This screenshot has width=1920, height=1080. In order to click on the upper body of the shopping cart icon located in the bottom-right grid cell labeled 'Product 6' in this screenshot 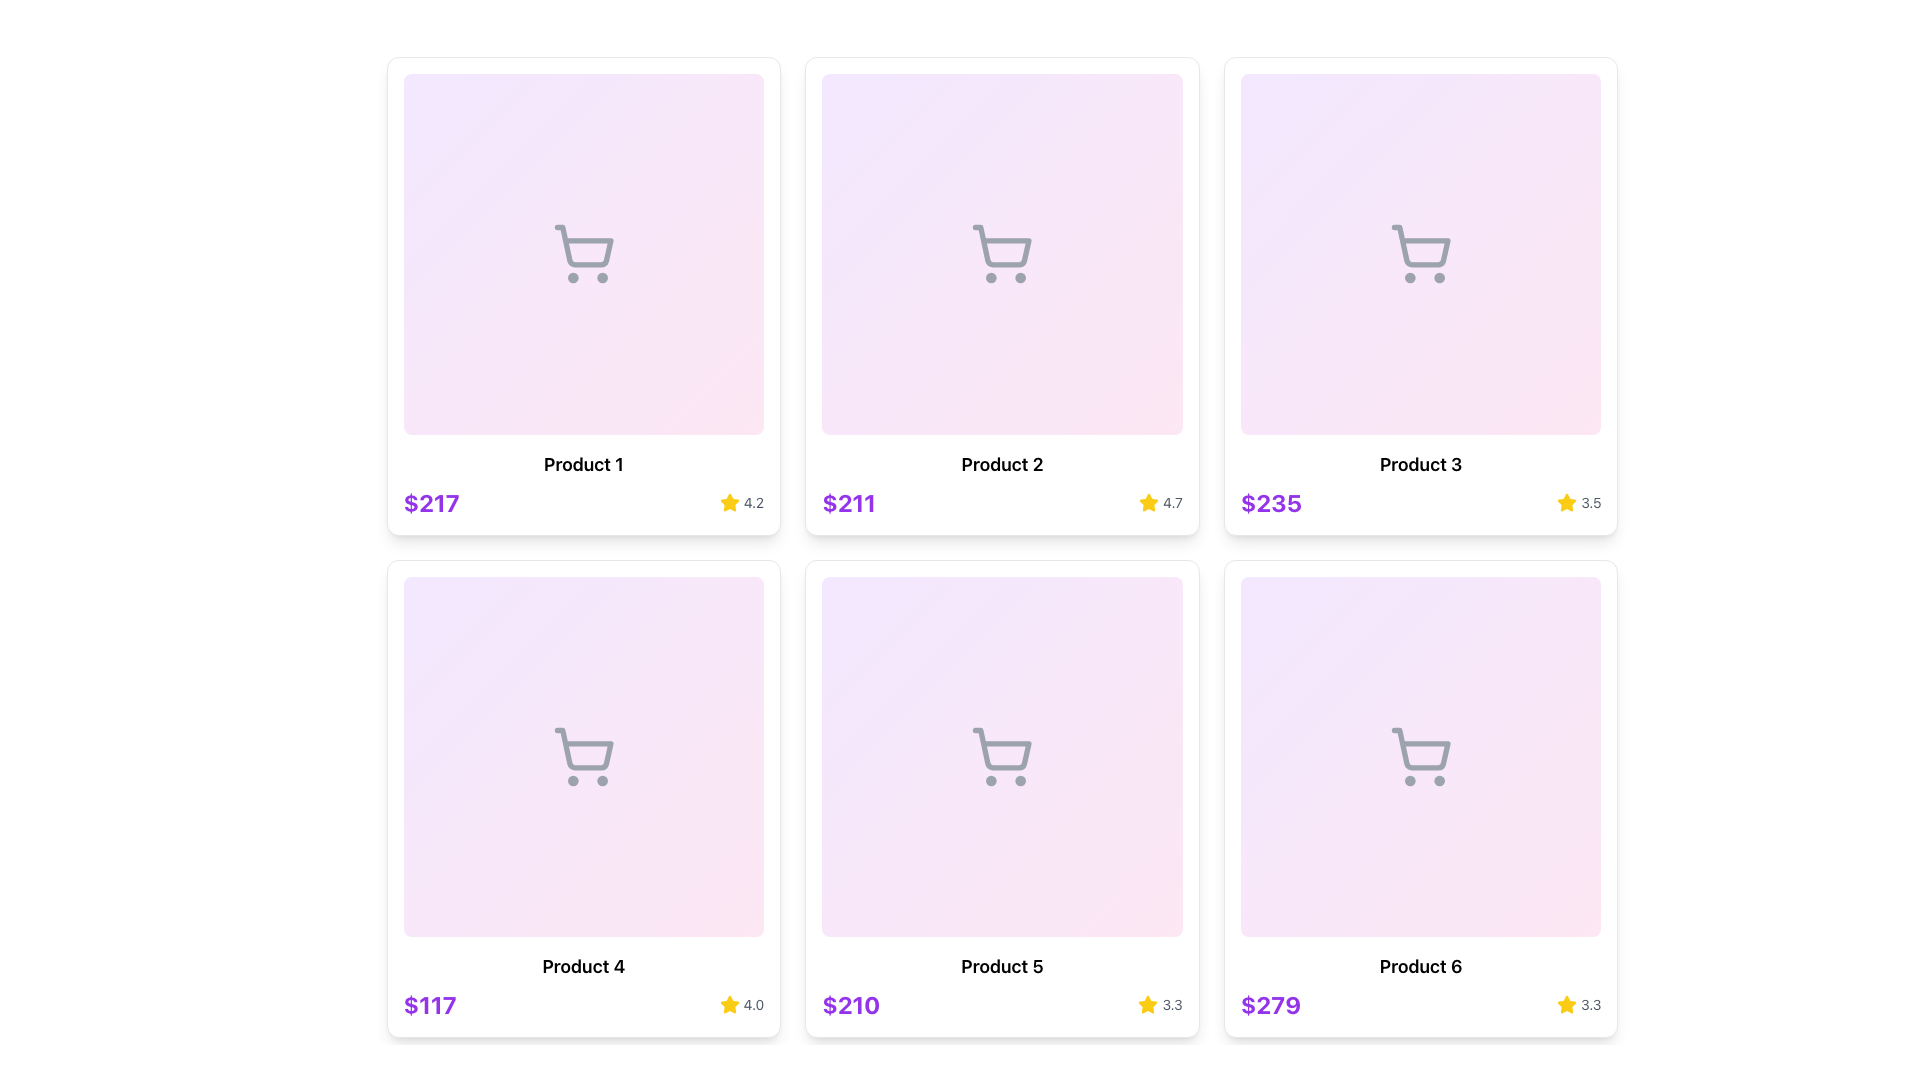, I will do `click(1420, 749)`.